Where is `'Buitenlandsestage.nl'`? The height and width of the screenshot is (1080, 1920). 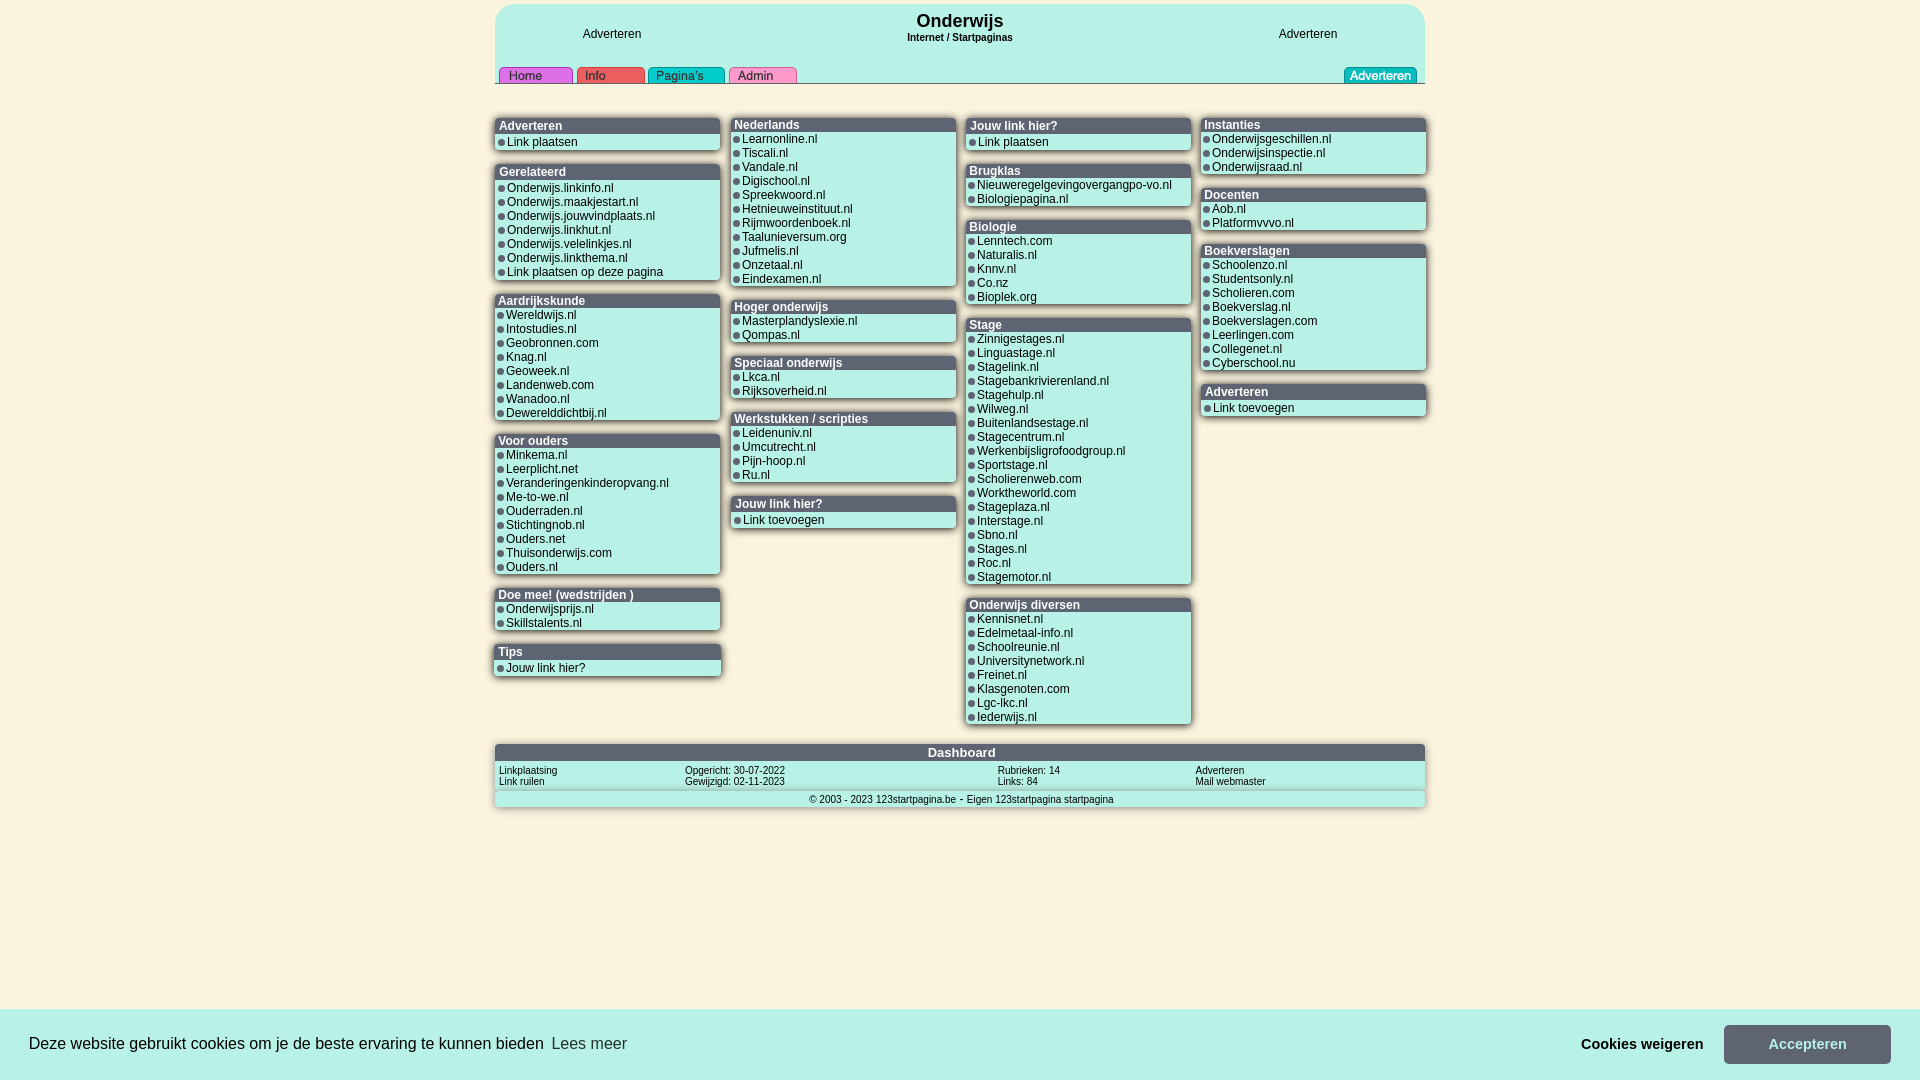
'Buitenlandsestage.nl' is located at coordinates (977, 422).